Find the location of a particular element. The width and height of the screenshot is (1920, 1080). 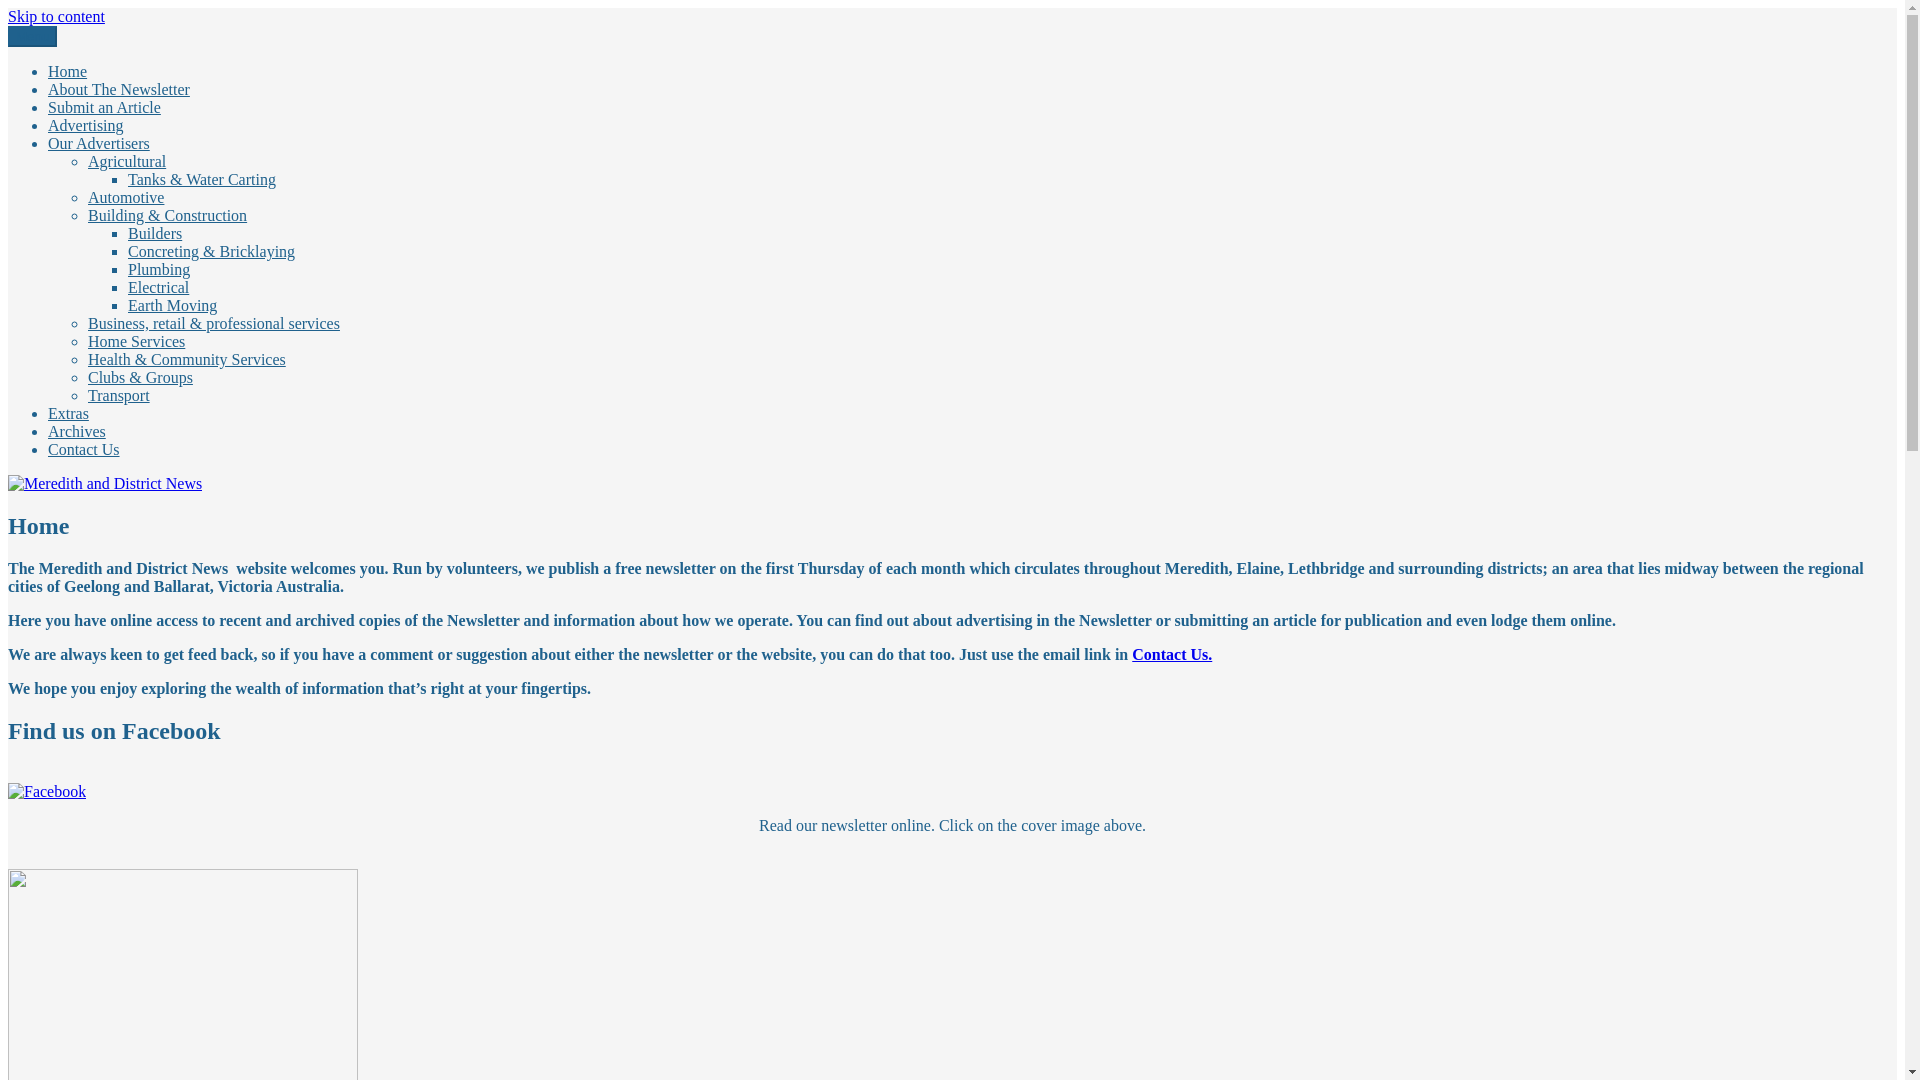

'Contact Us' is located at coordinates (82, 448).